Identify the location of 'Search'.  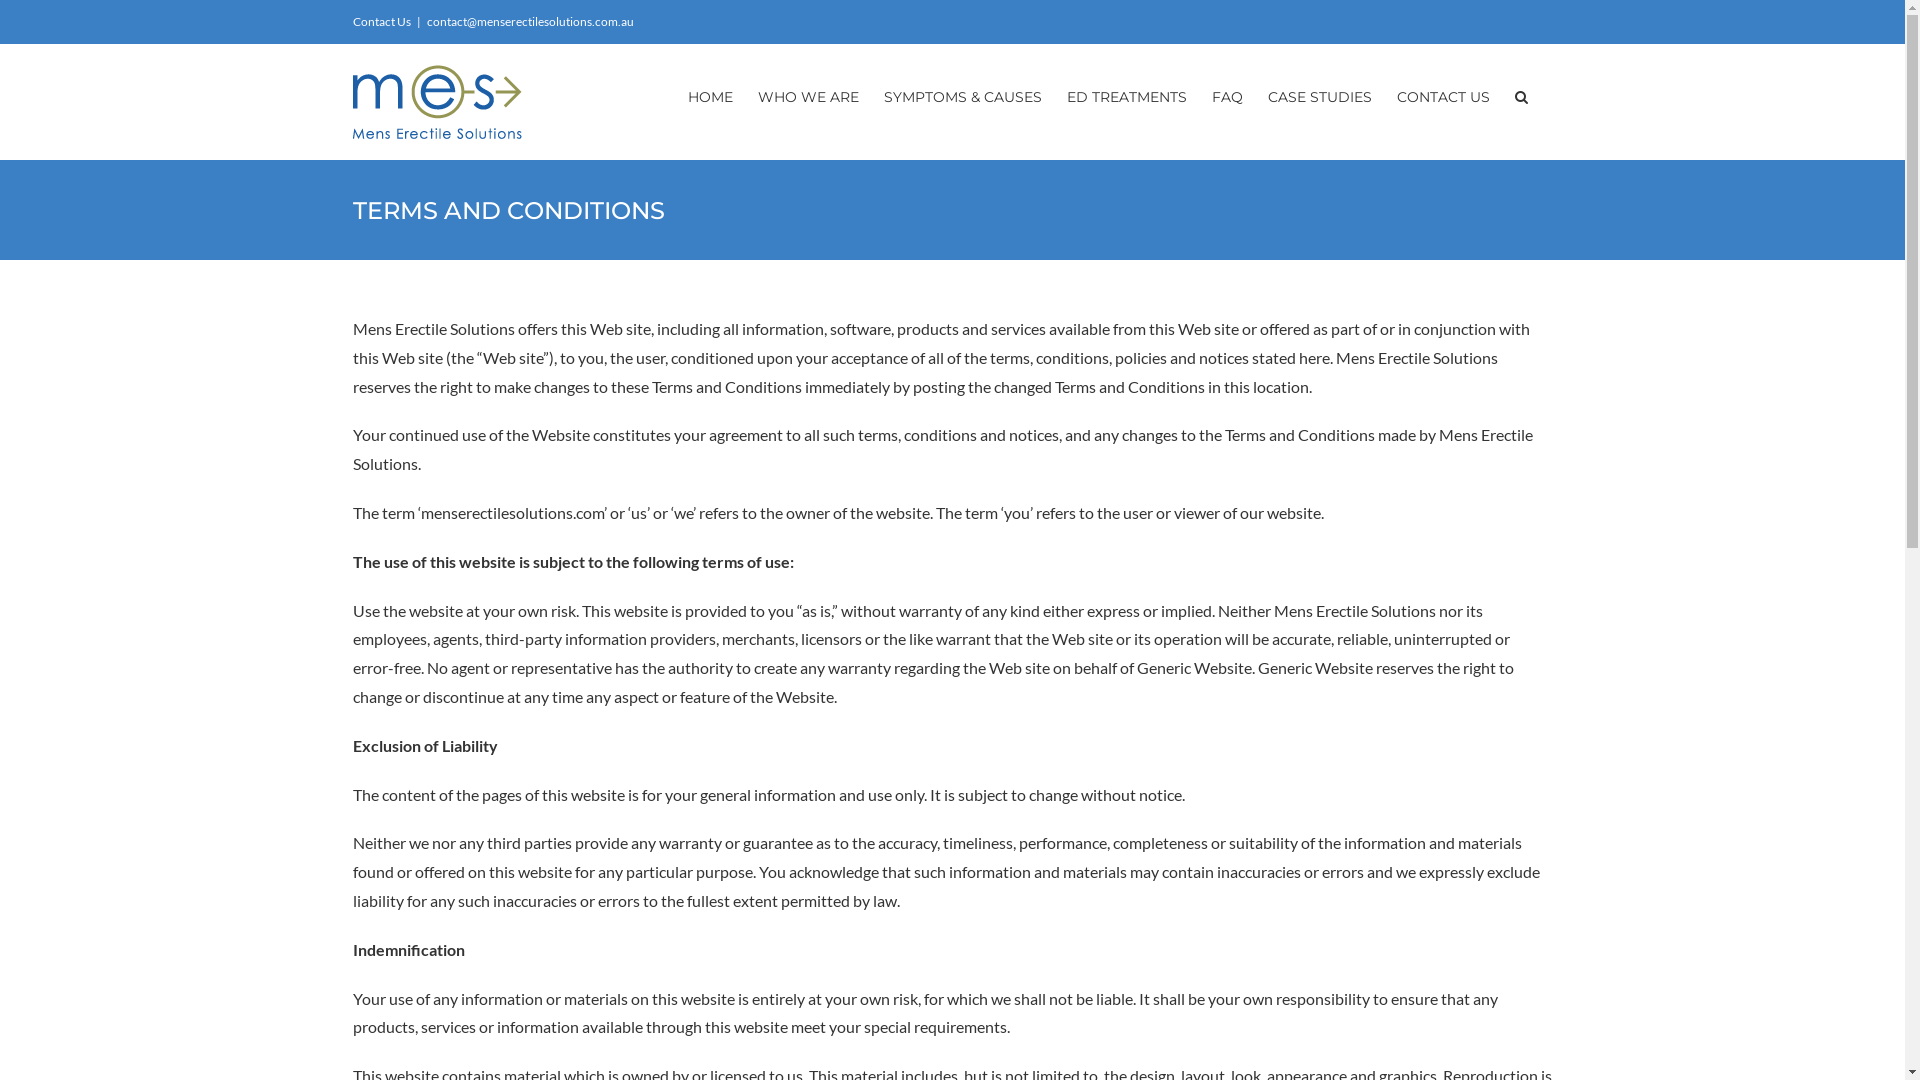
(1520, 96).